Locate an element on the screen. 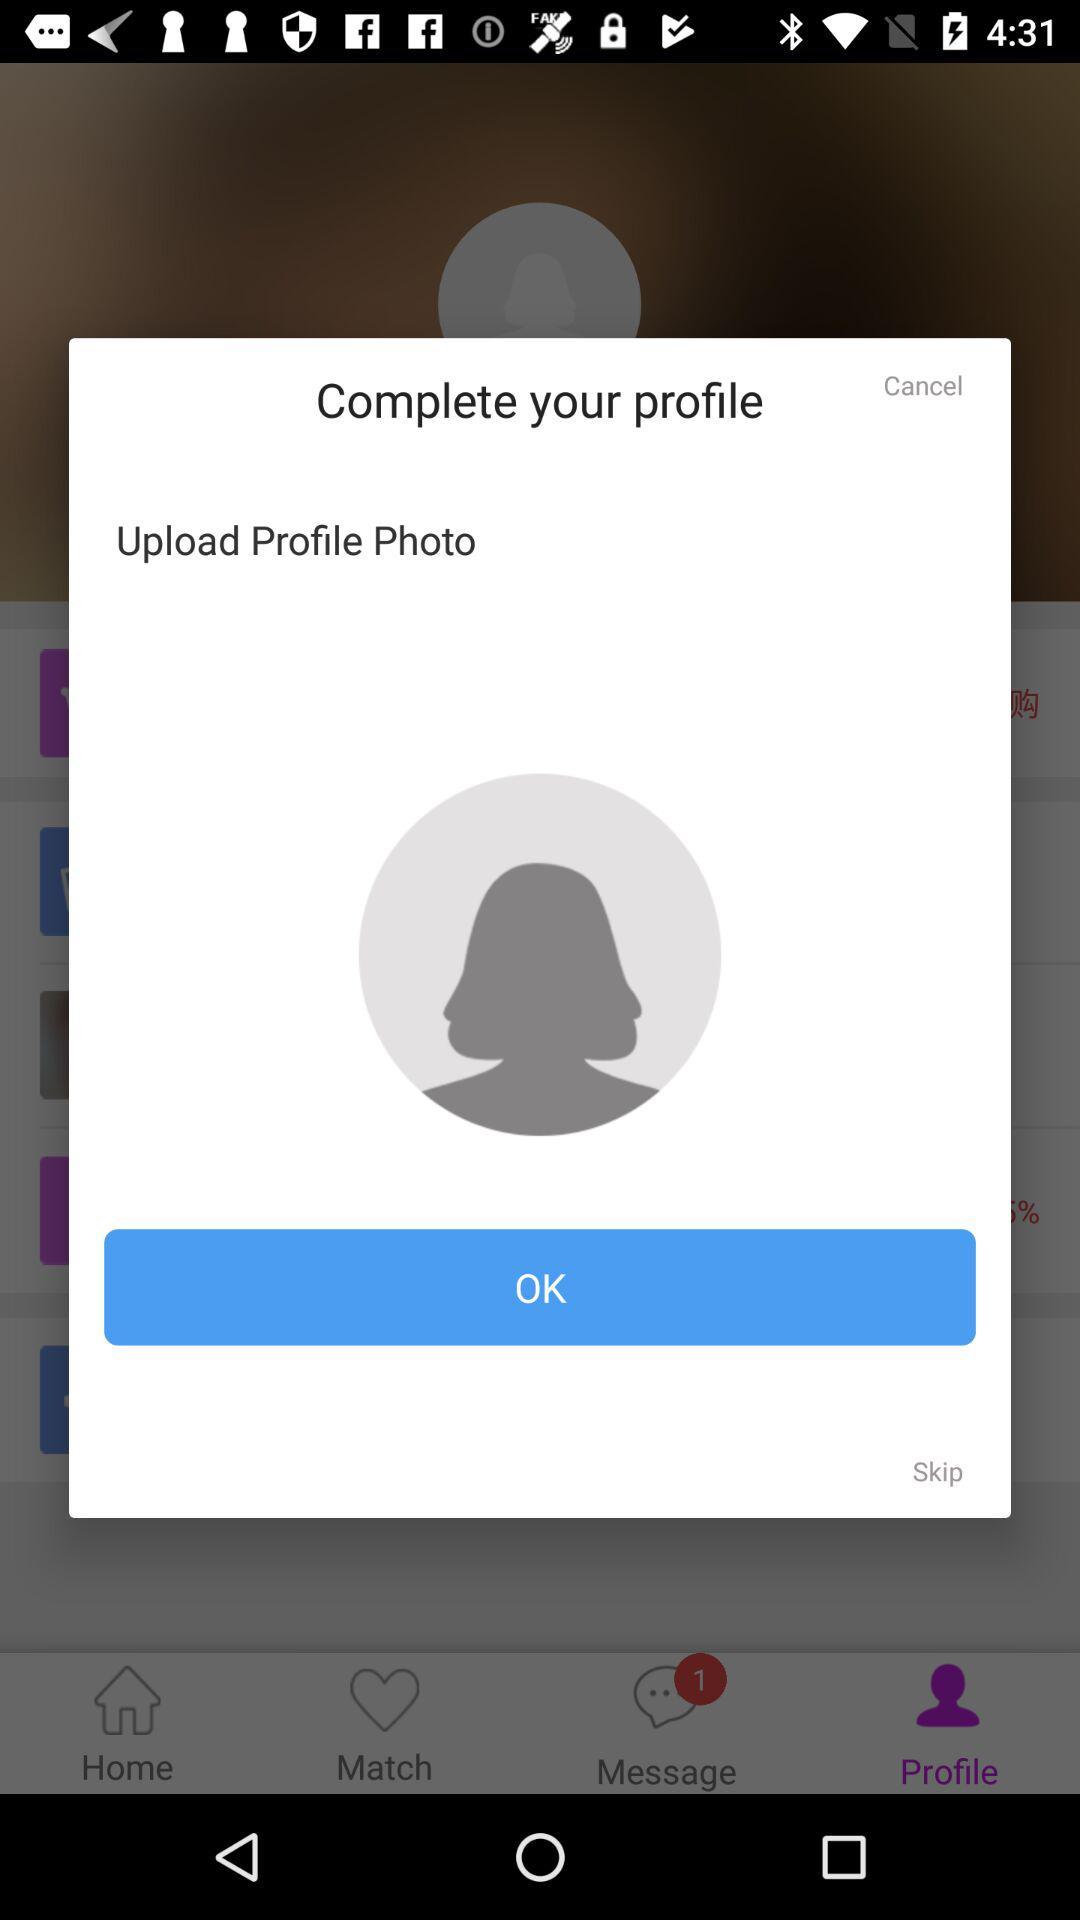 This screenshot has height=1920, width=1080. the cancel icon is located at coordinates (923, 385).